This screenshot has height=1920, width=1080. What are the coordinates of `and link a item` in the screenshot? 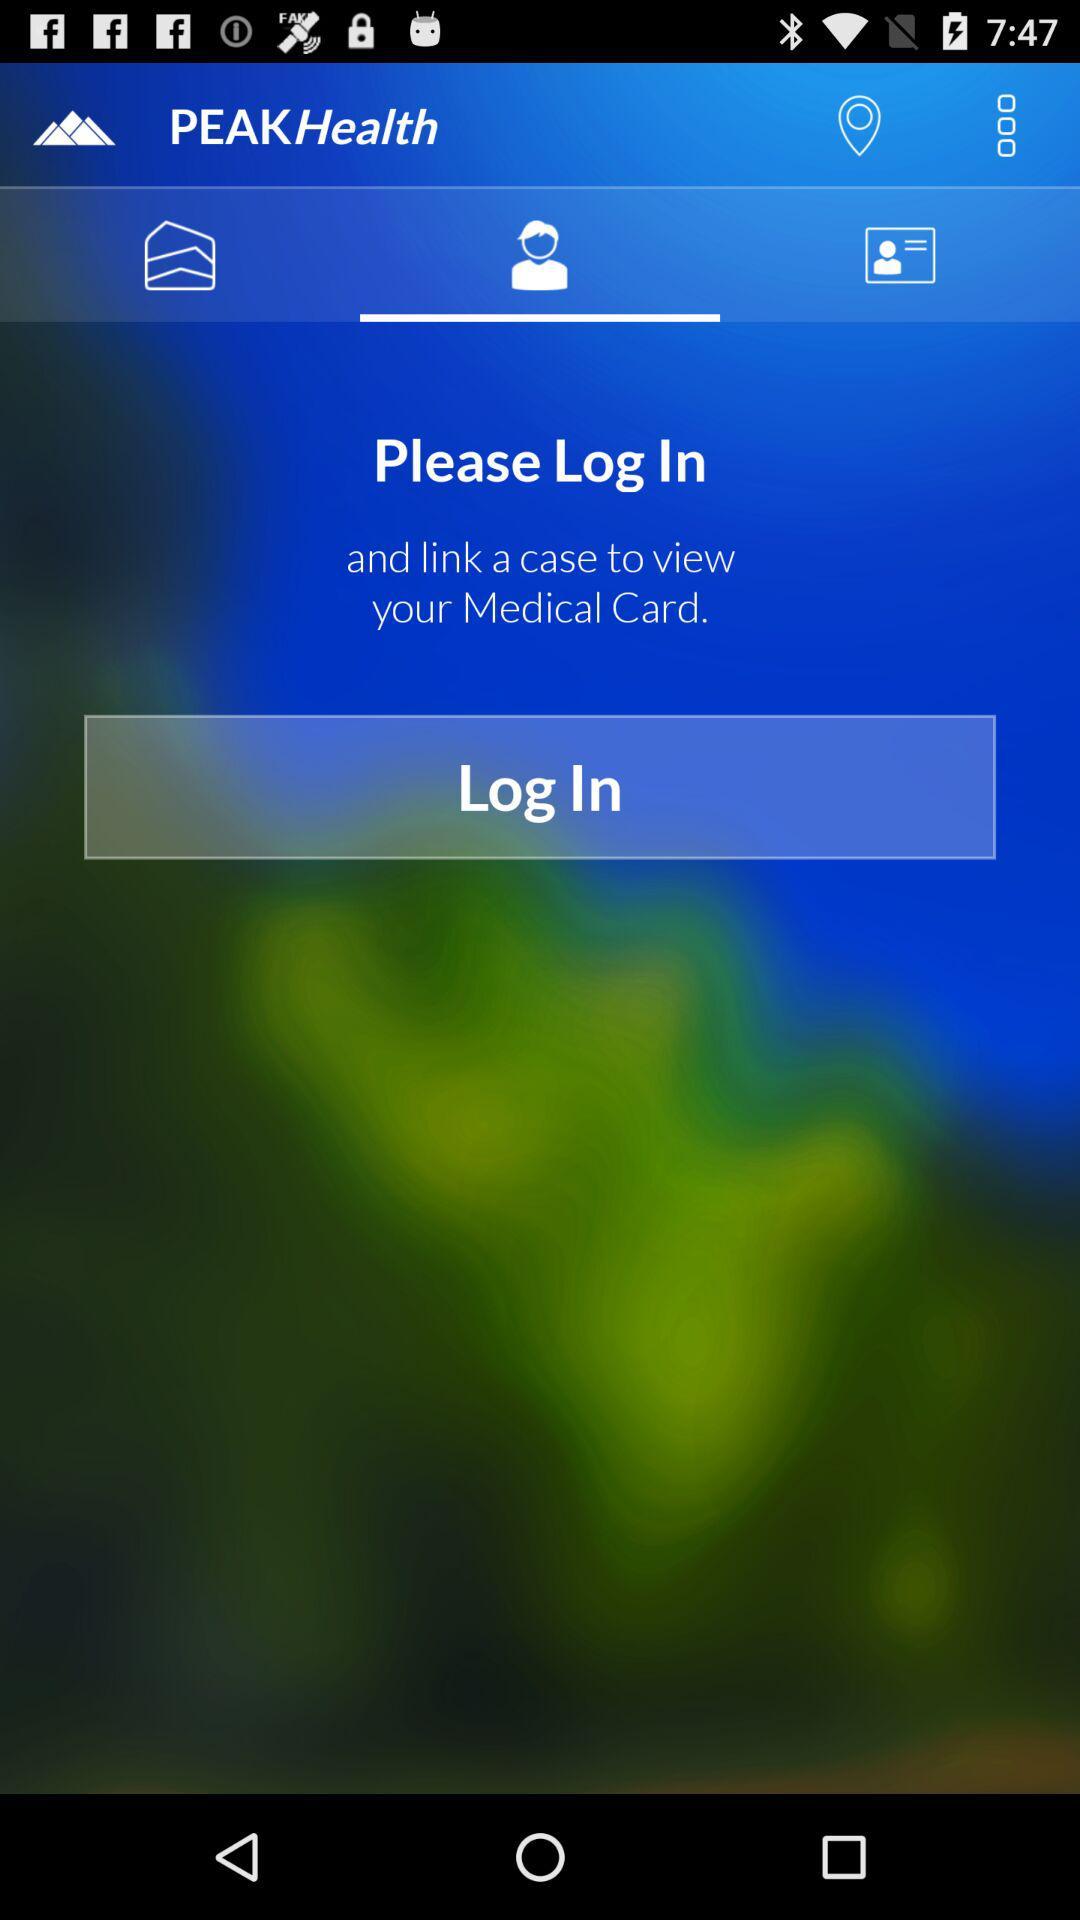 It's located at (540, 581).